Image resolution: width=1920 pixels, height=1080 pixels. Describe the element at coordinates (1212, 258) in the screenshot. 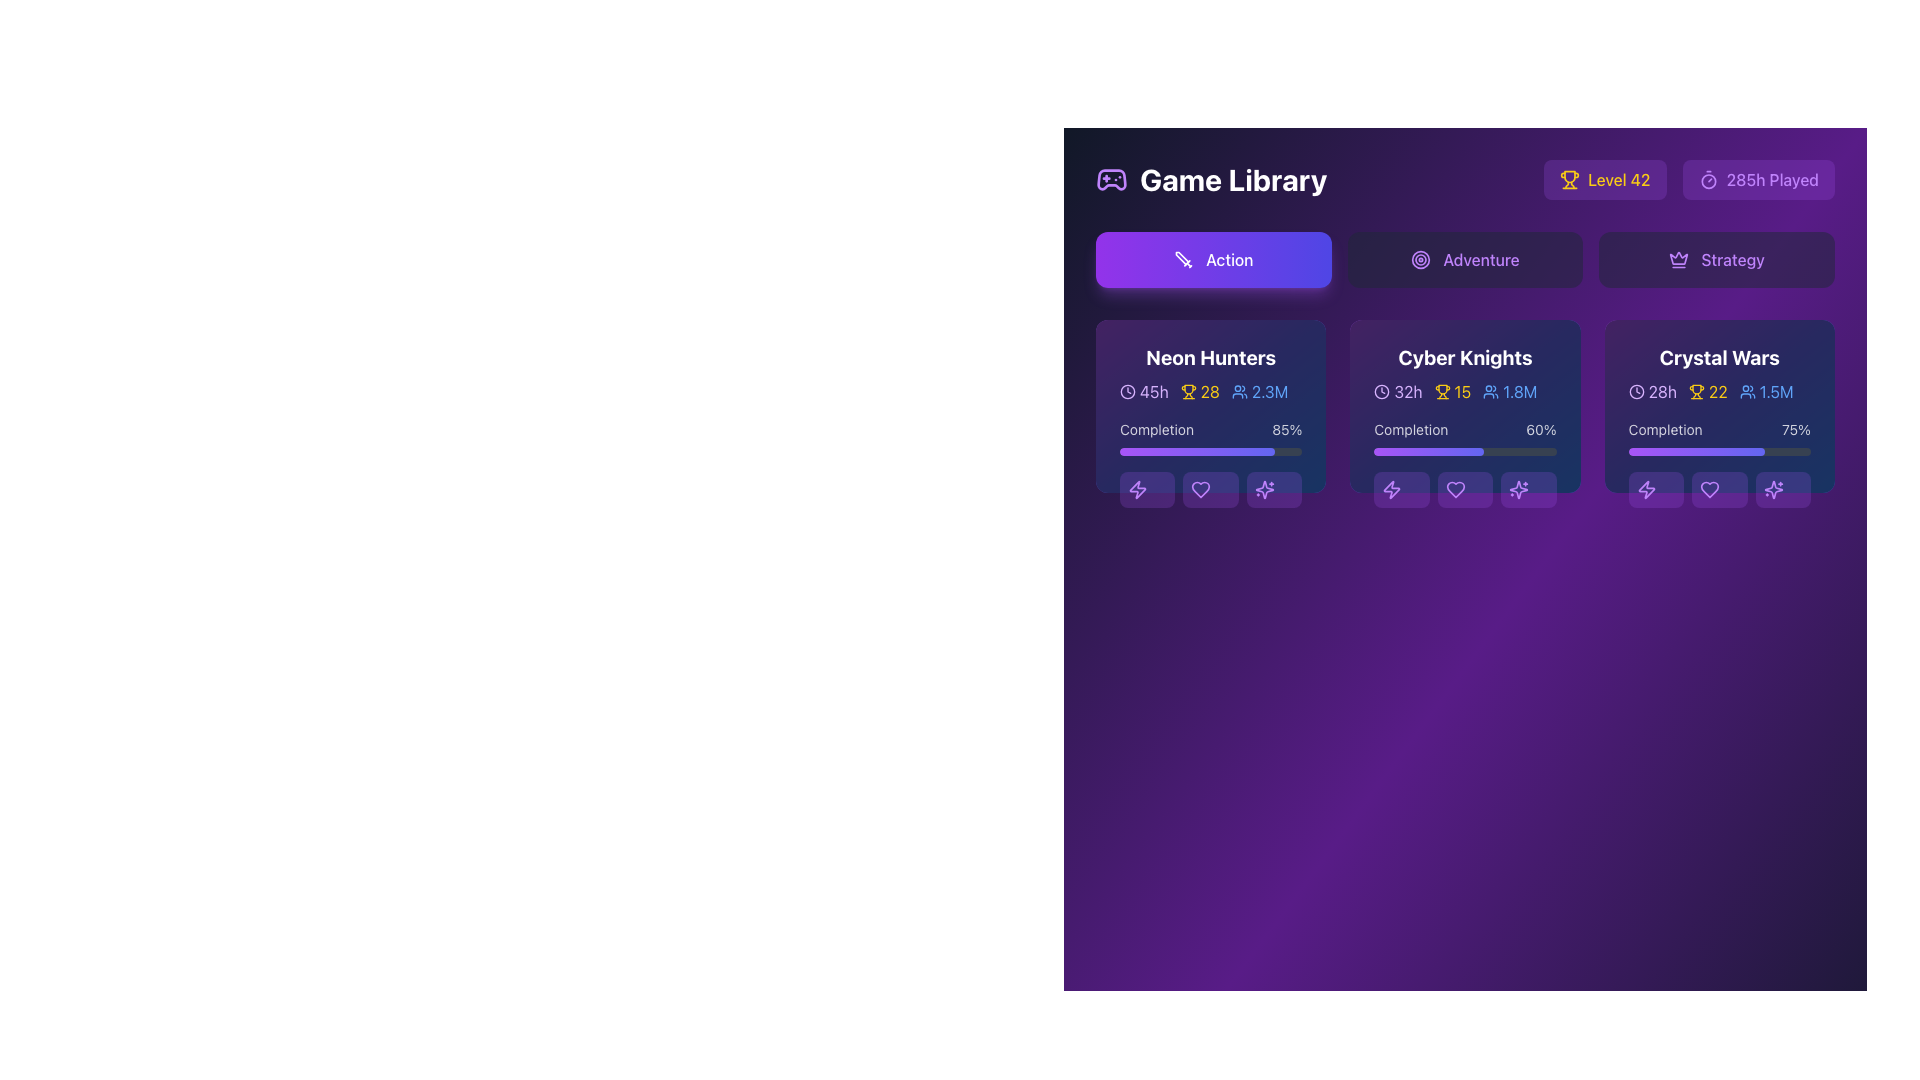

I see `the first button in a row of three buttons that serves as a category filter for 'Action'` at that location.